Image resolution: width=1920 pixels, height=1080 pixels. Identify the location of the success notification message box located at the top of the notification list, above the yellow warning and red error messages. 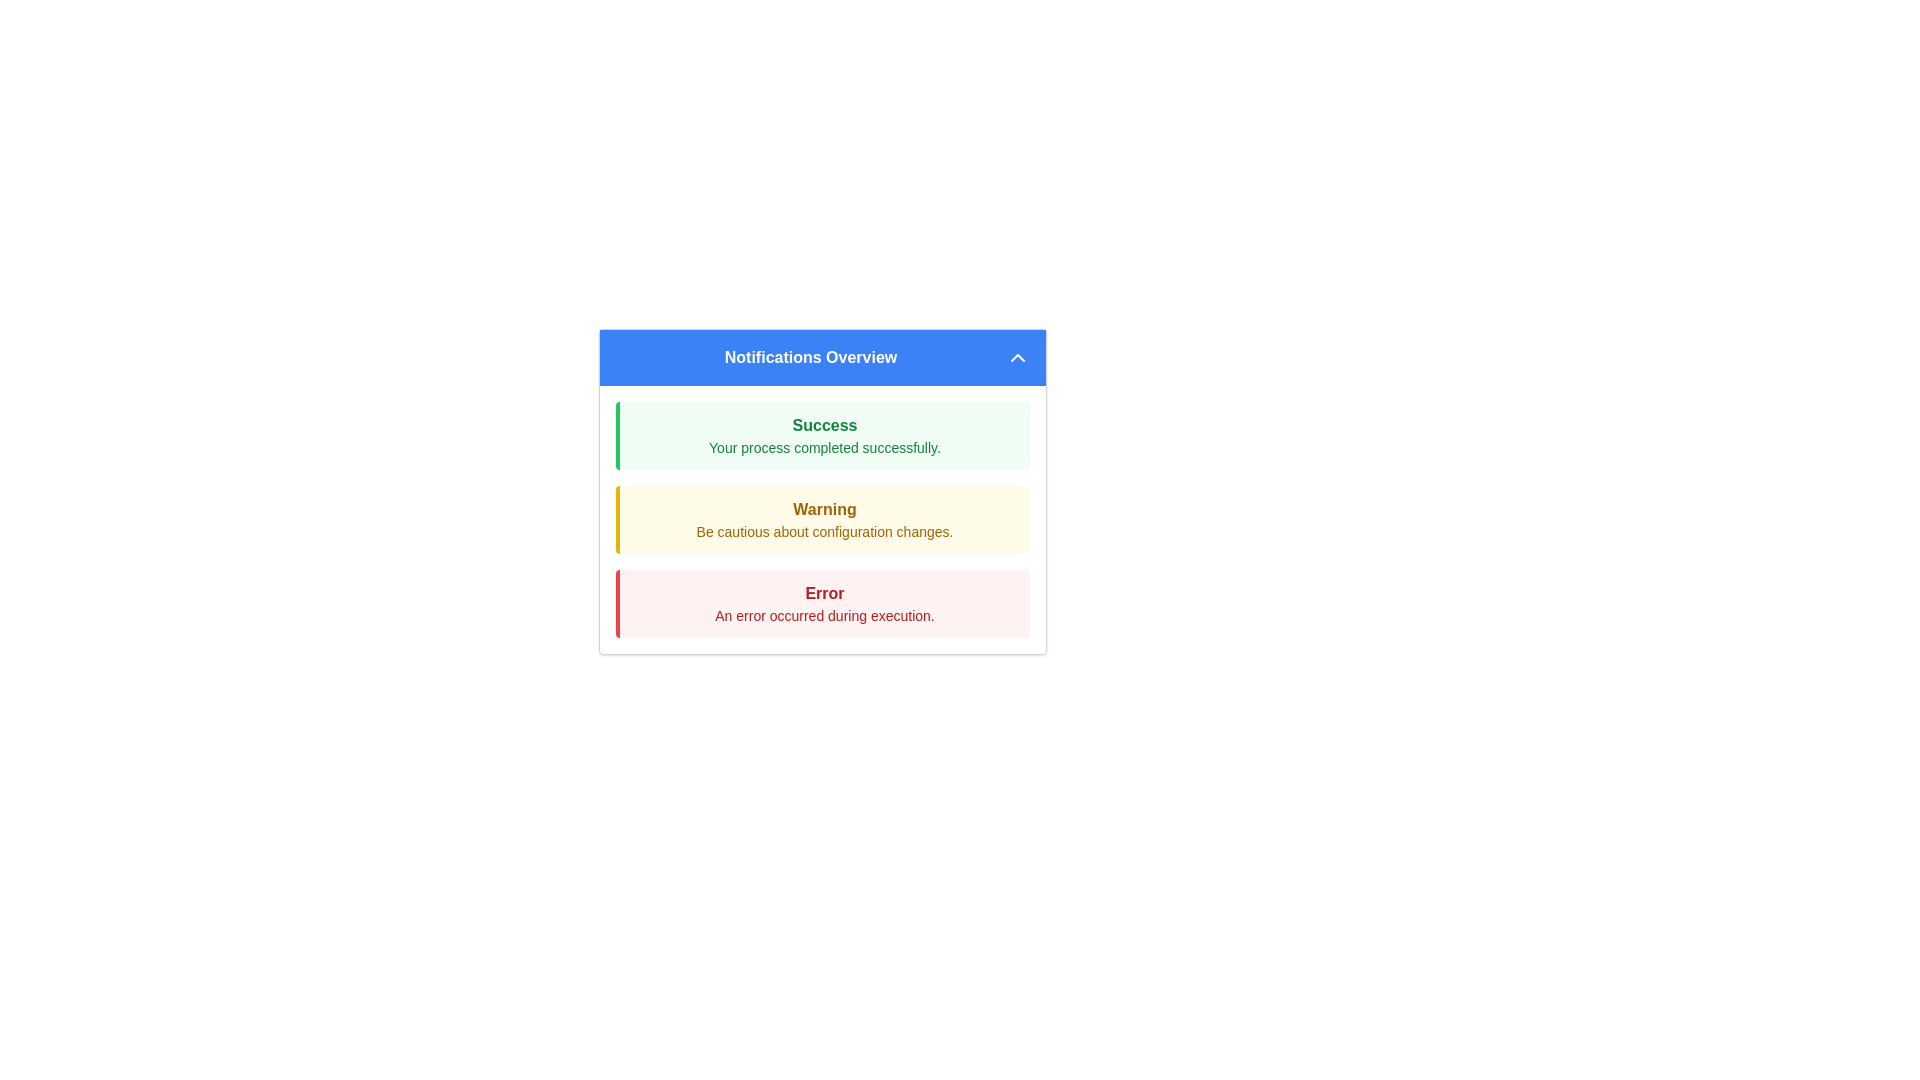
(822, 434).